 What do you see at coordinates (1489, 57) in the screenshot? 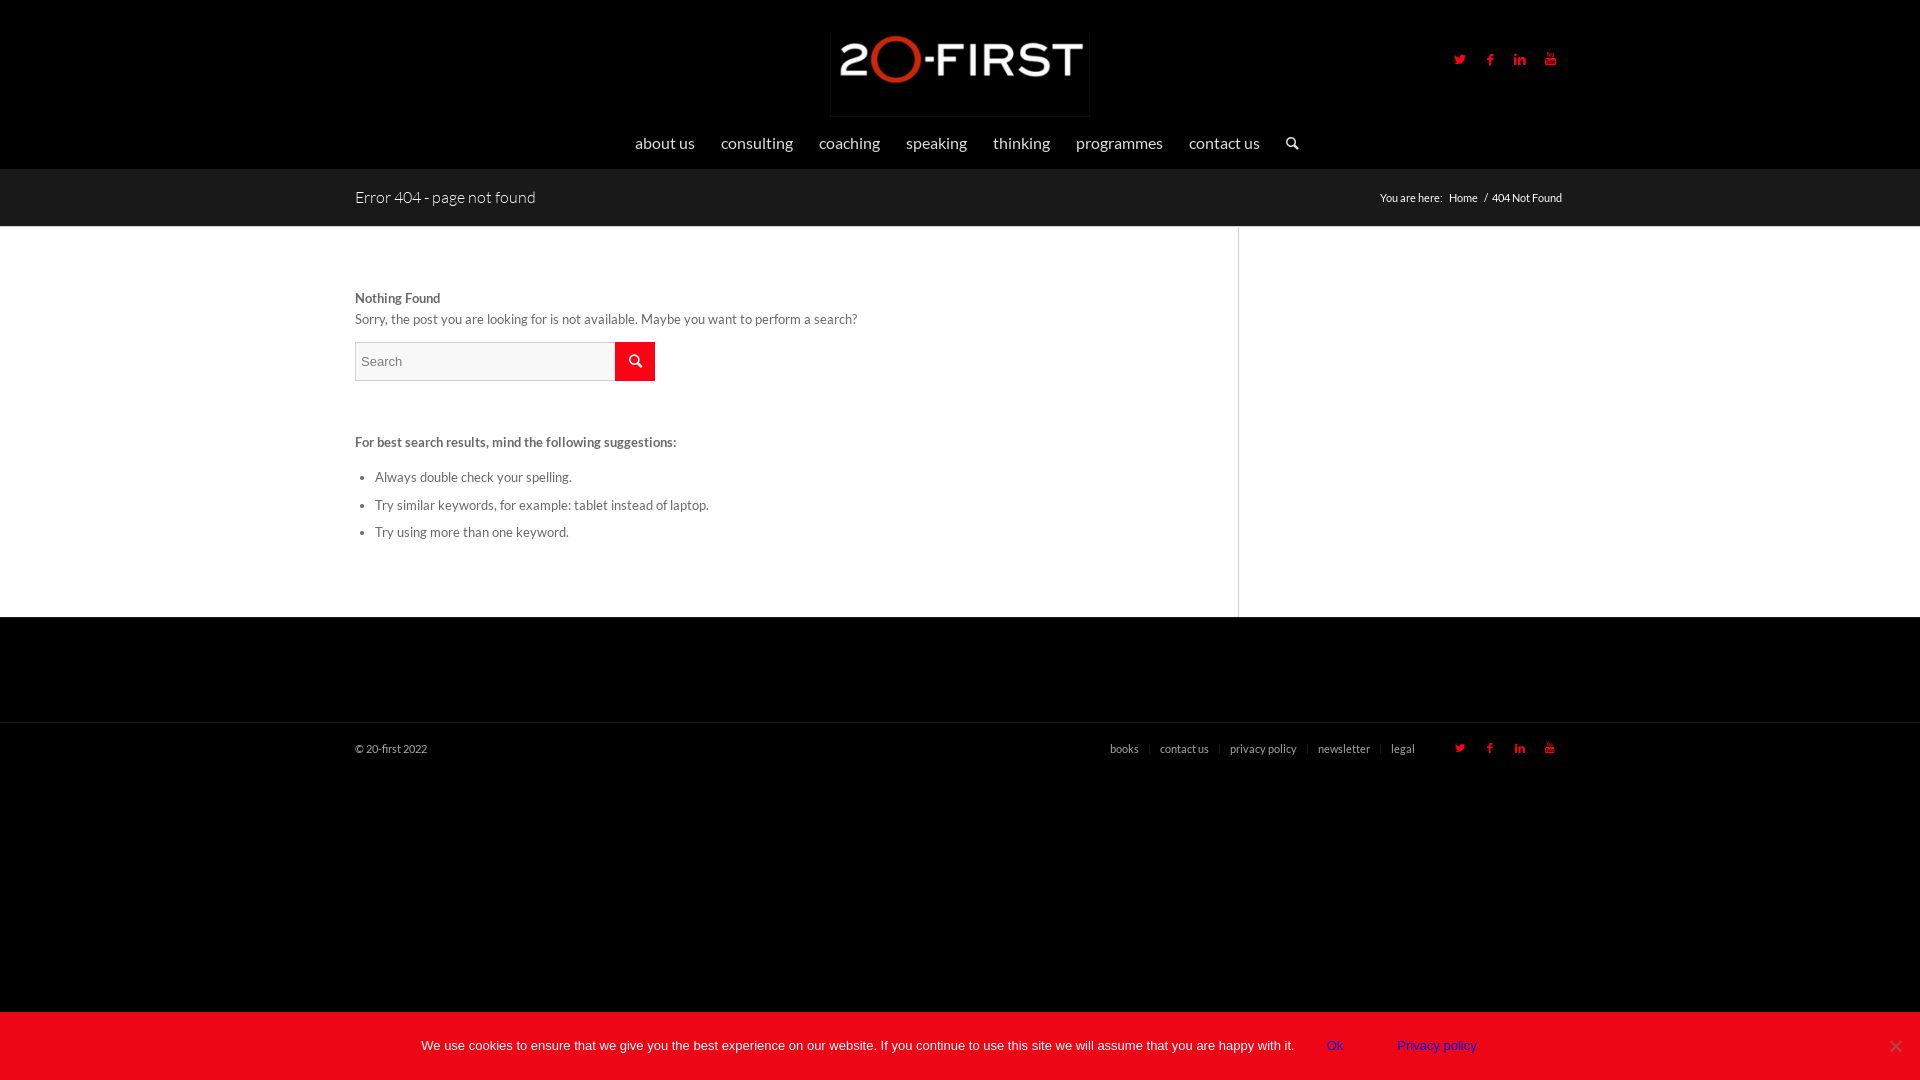
I see `'Facebook'` at bounding box center [1489, 57].